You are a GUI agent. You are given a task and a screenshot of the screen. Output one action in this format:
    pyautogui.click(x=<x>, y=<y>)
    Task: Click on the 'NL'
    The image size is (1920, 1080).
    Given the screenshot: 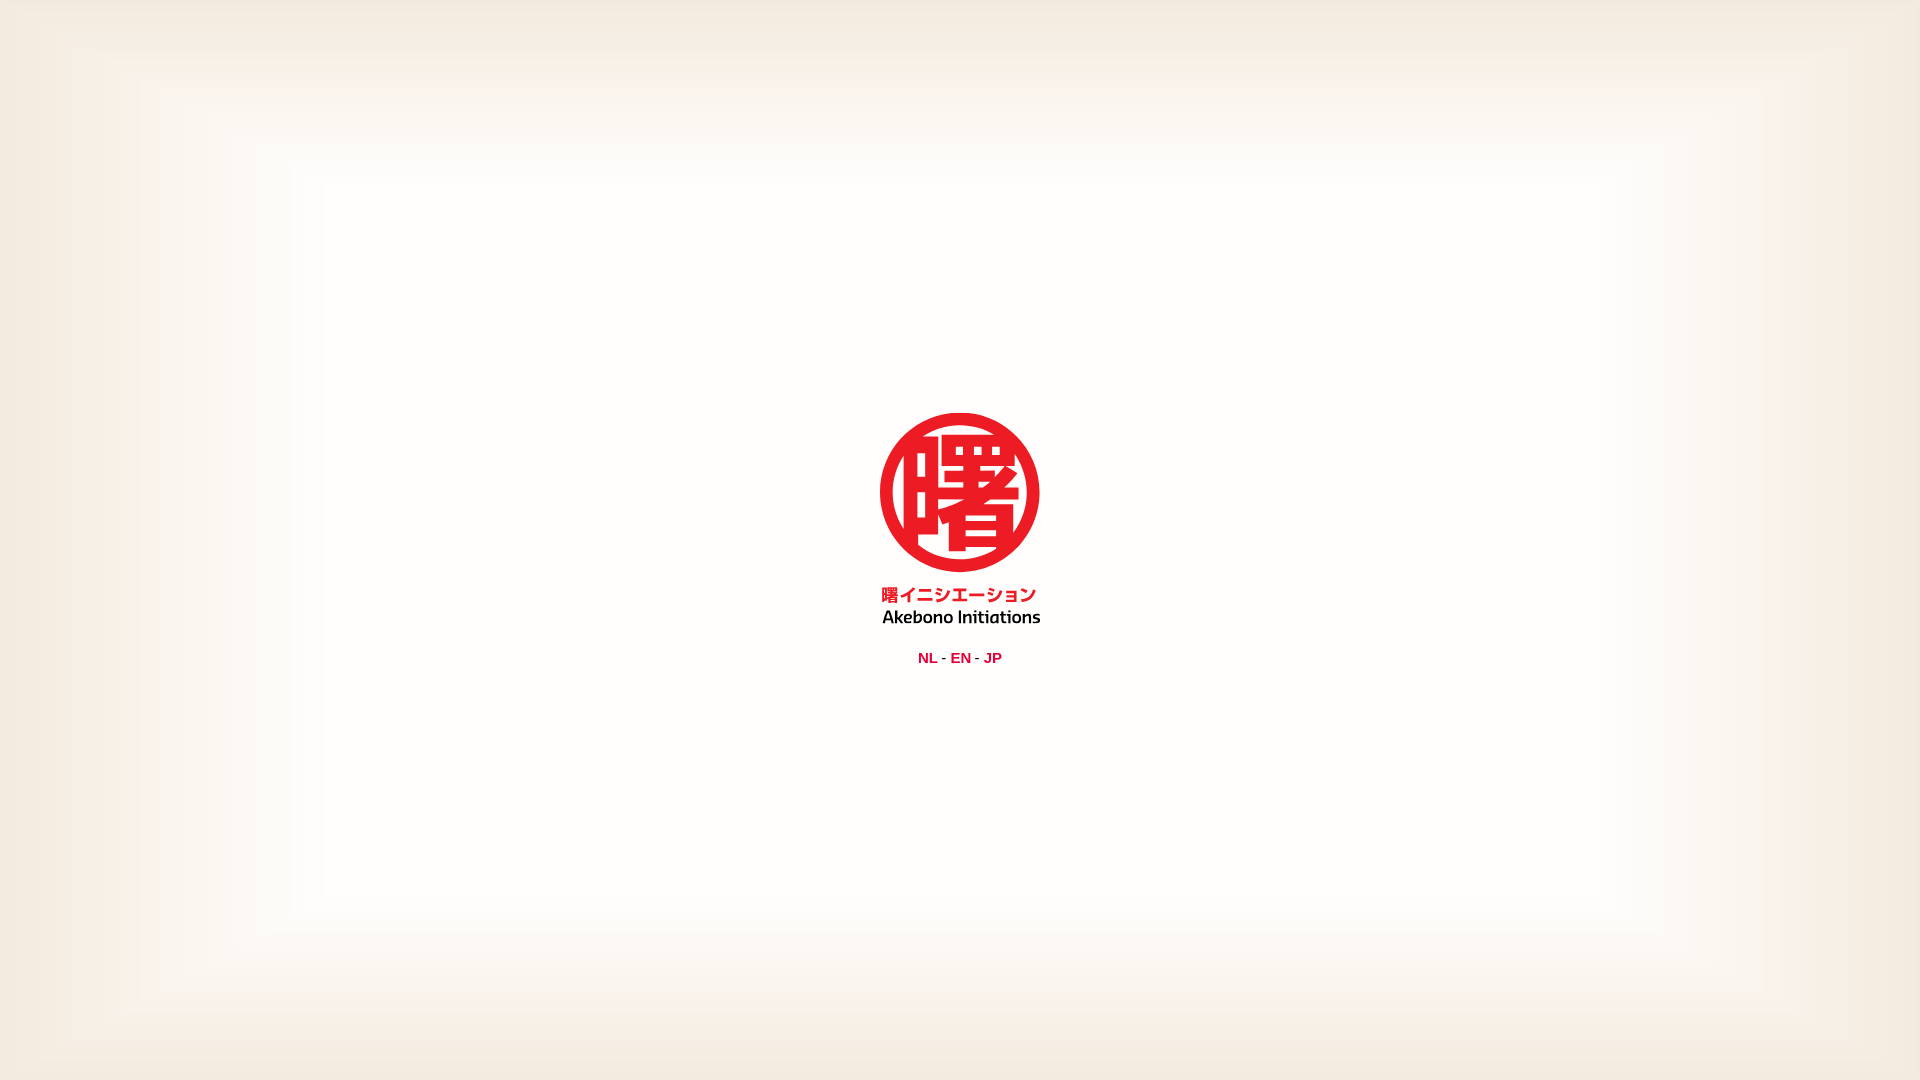 What is the action you would take?
    pyautogui.click(x=926, y=656)
    